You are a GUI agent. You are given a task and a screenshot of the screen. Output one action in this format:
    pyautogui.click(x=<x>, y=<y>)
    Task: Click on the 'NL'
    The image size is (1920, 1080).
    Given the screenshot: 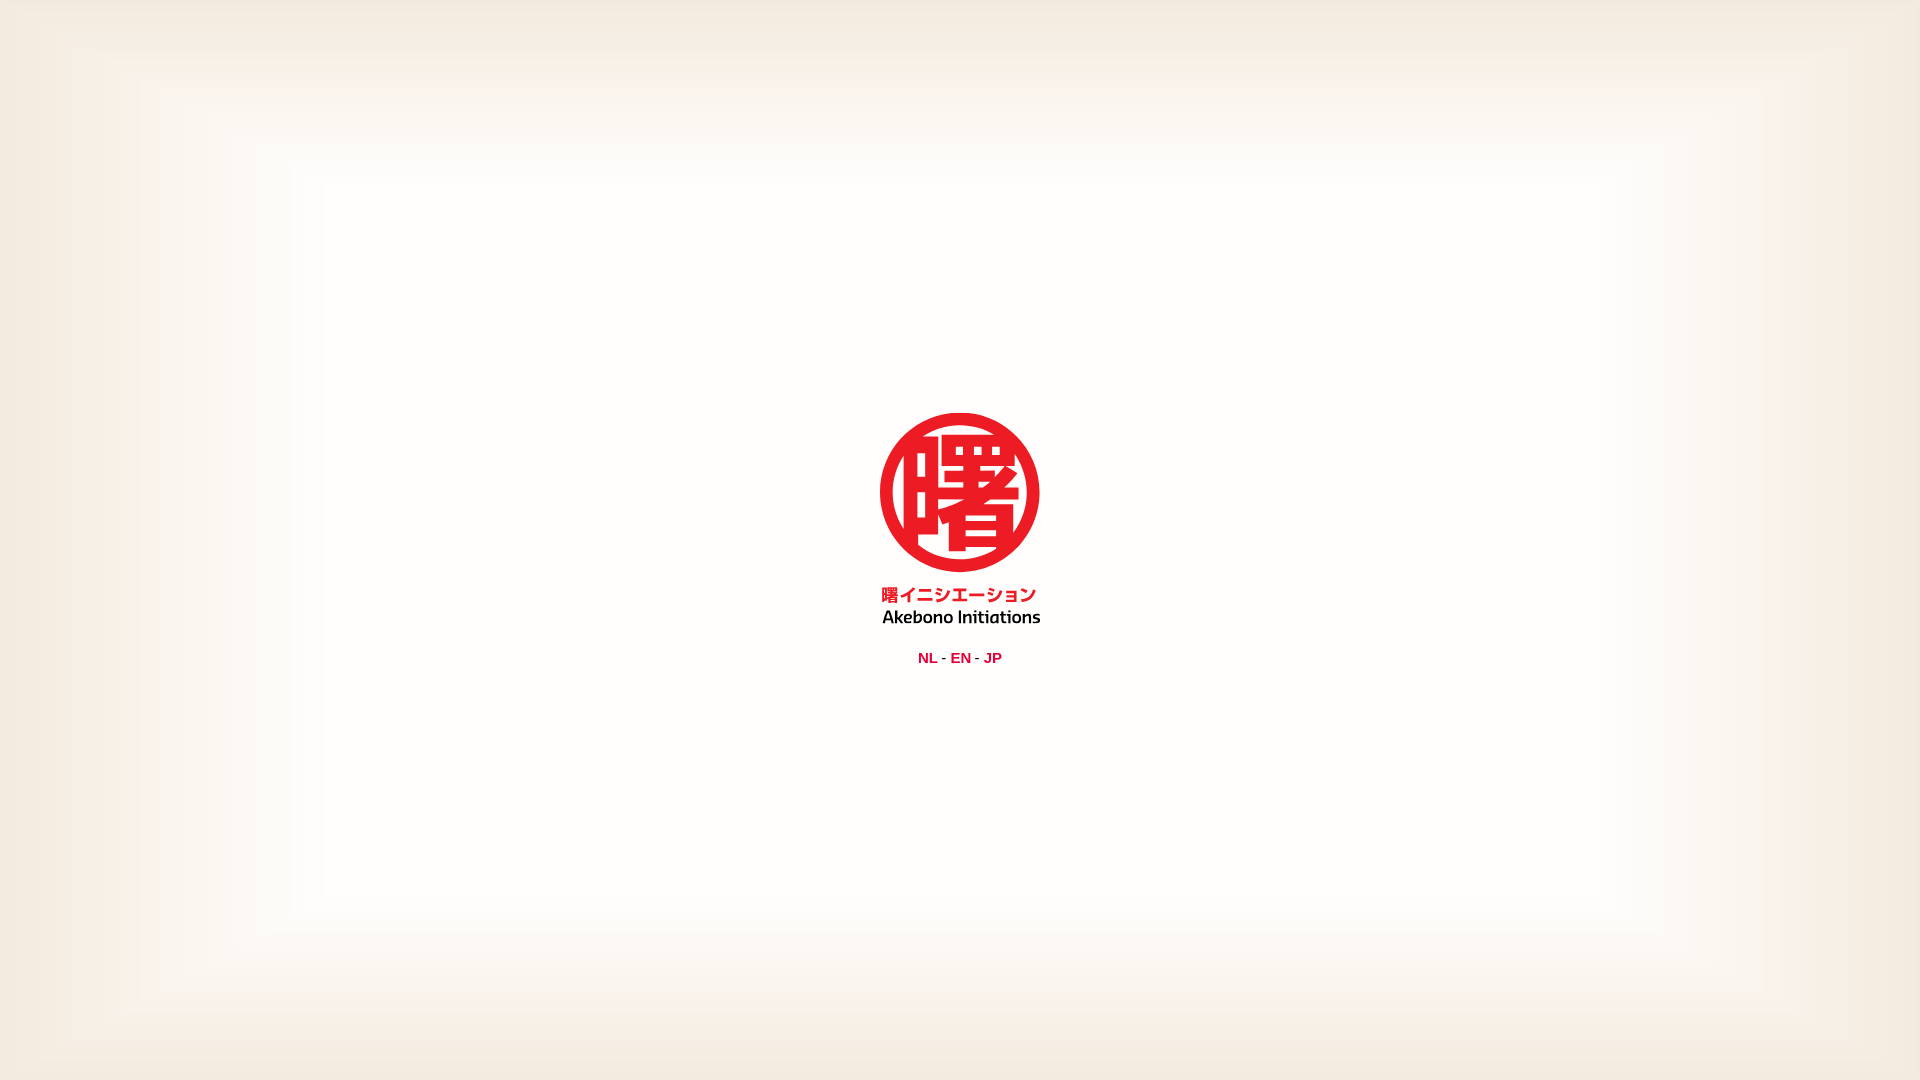 What is the action you would take?
    pyautogui.click(x=926, y=656)
    